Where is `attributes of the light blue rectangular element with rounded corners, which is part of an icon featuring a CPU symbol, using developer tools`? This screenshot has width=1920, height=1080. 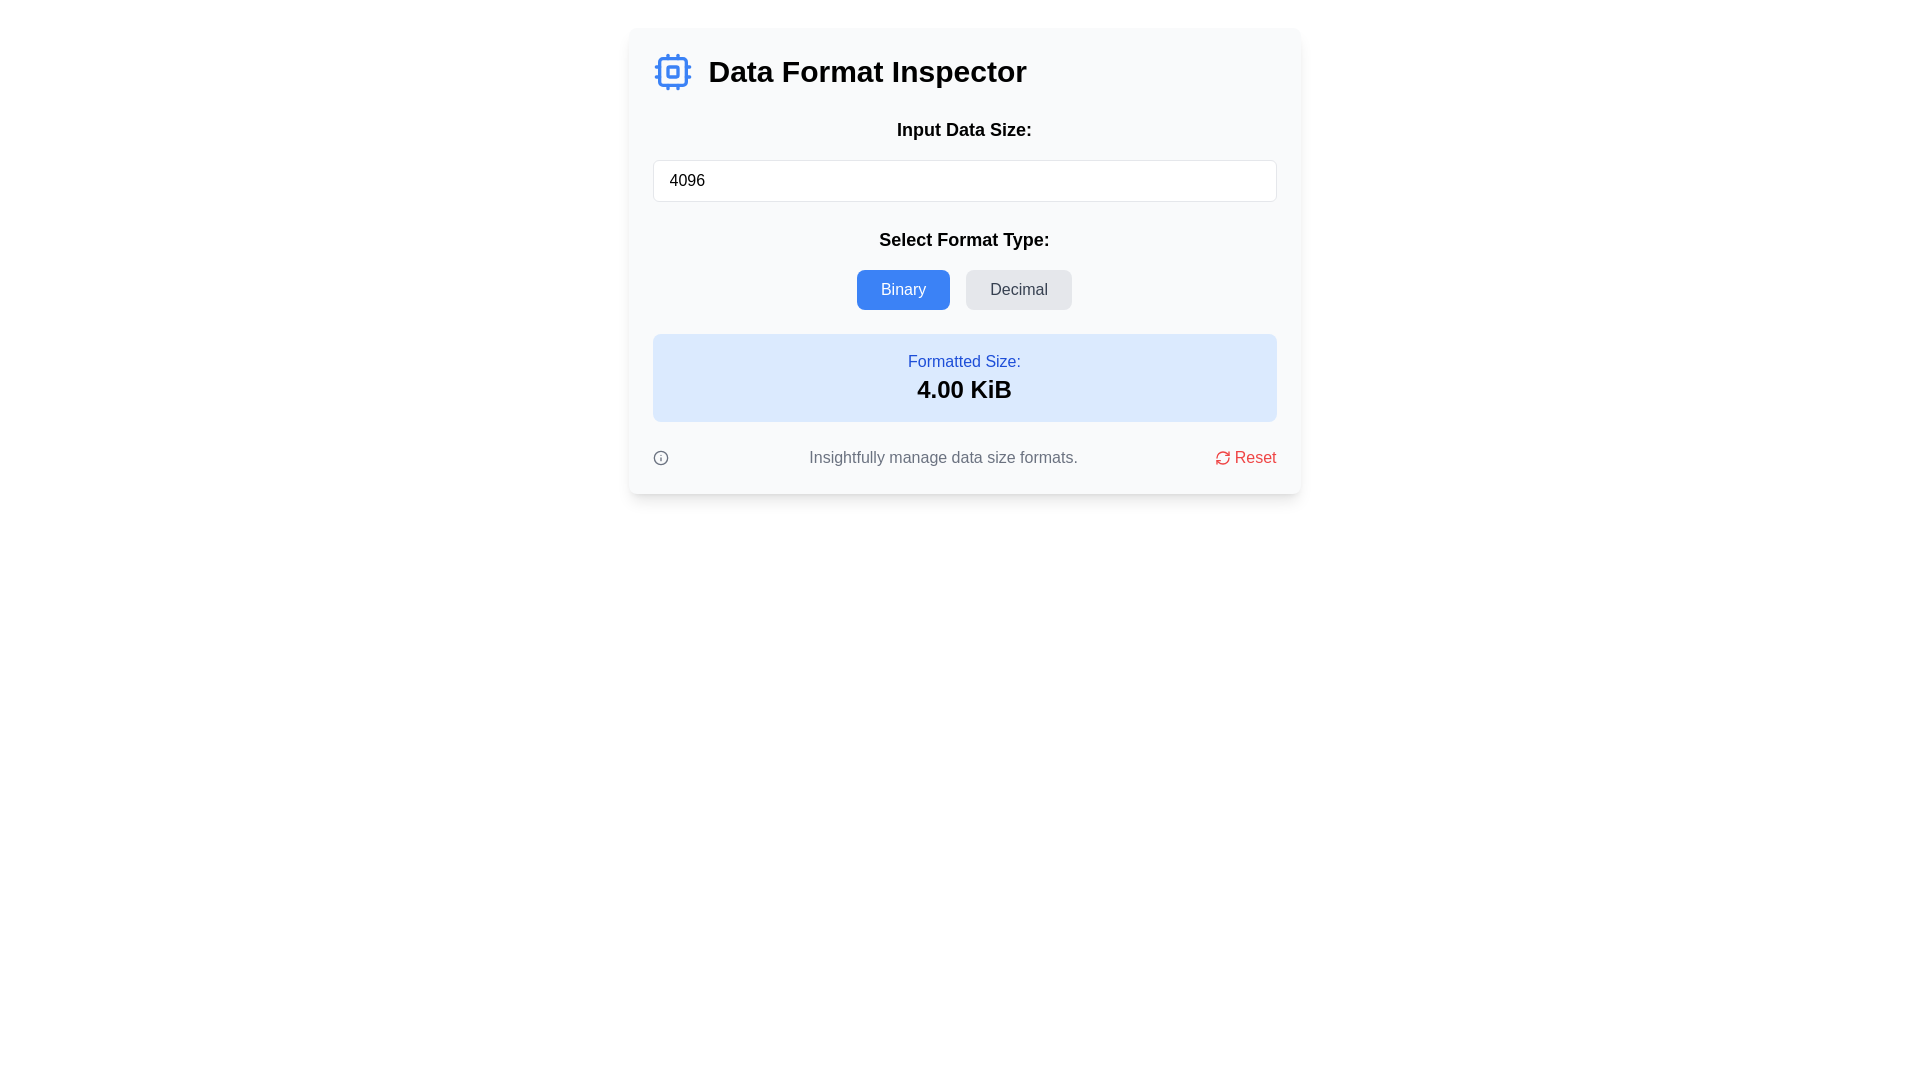
attributes of the light blue rectangular element with rounded corners, which is part of an icon featuring a CPU symbol, using developer tools is located at coordinates (672, 71).